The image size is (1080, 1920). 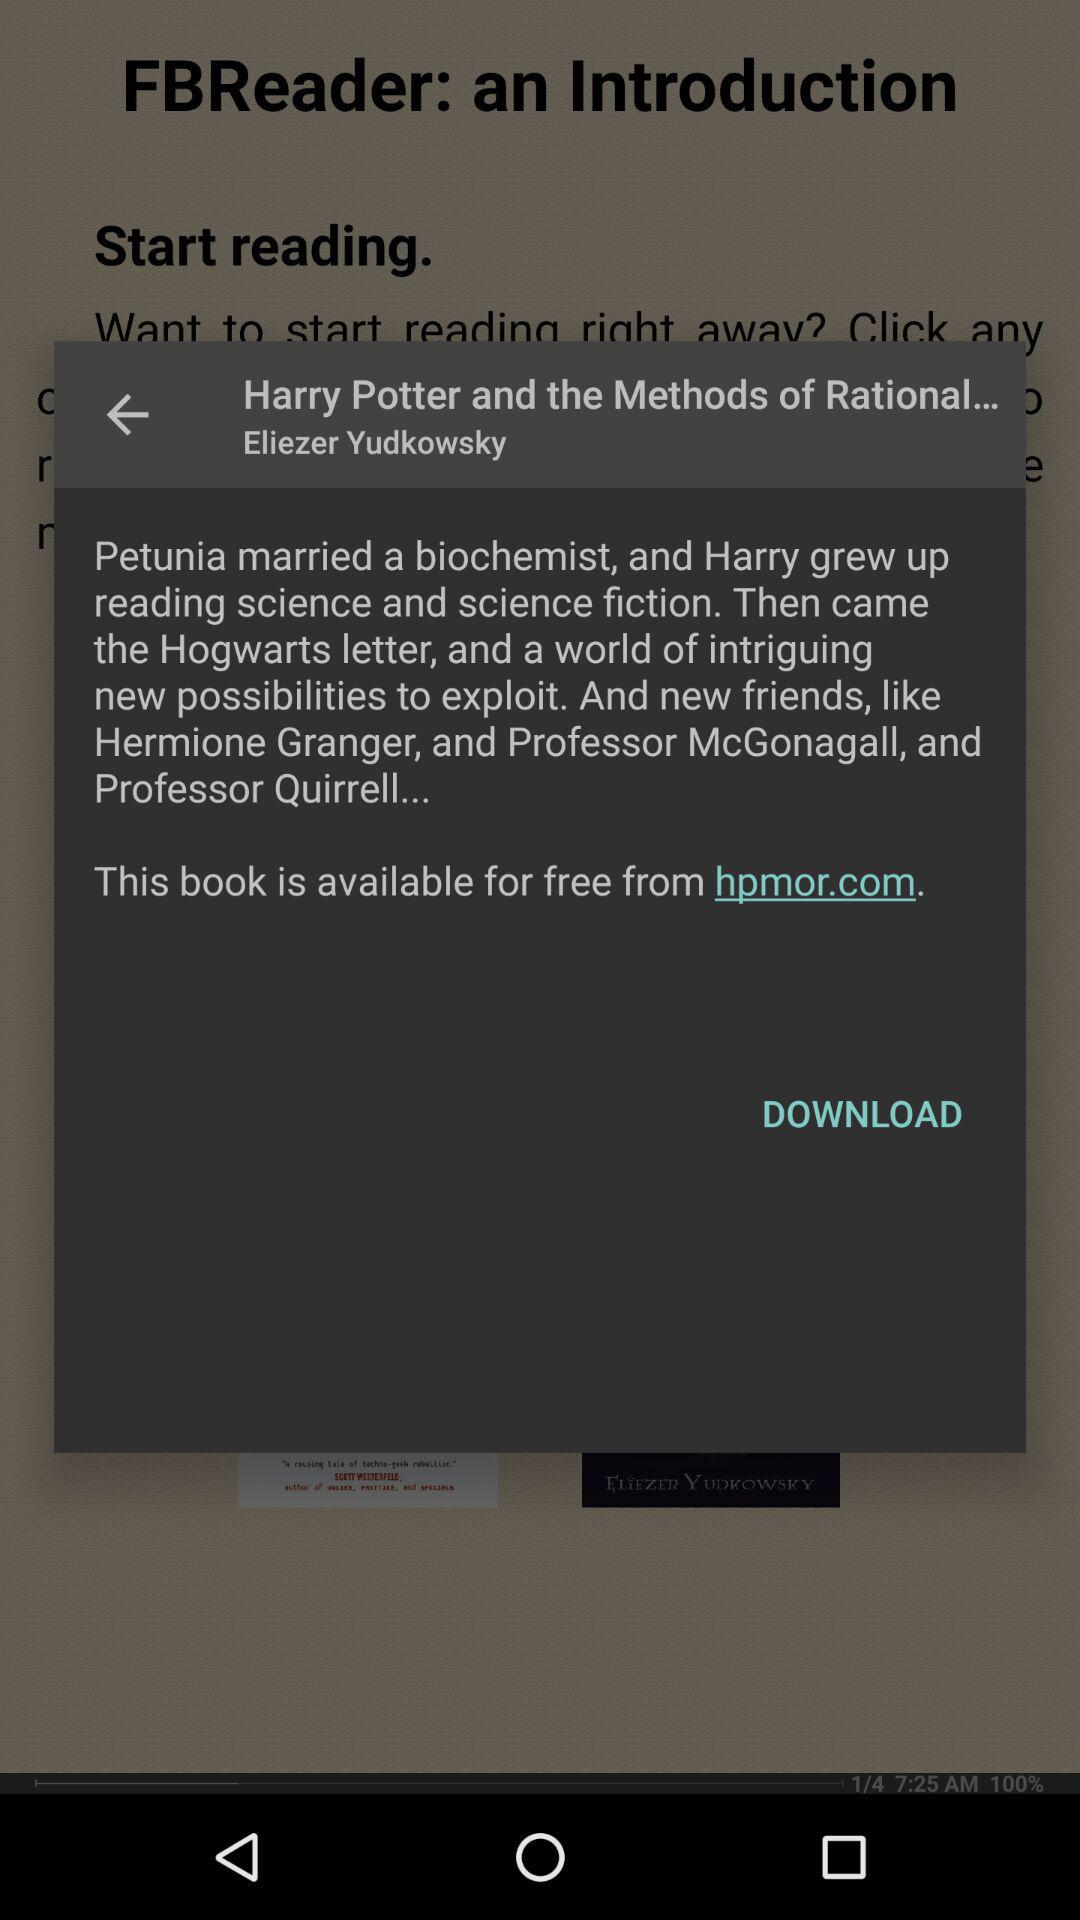 I want to click on the item below the petunia married a, so click(x=861, y=1112).